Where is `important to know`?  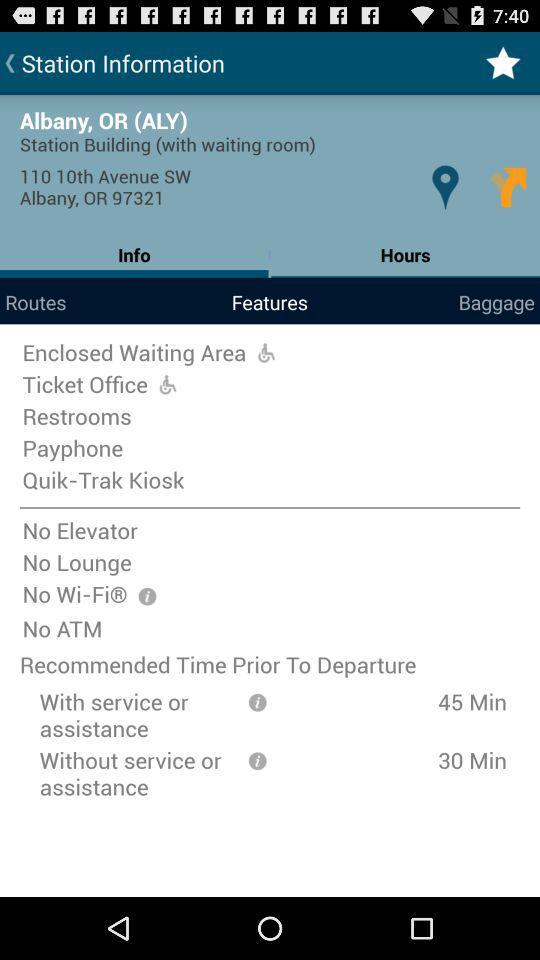 important to know is located at coordinates (146, 596).